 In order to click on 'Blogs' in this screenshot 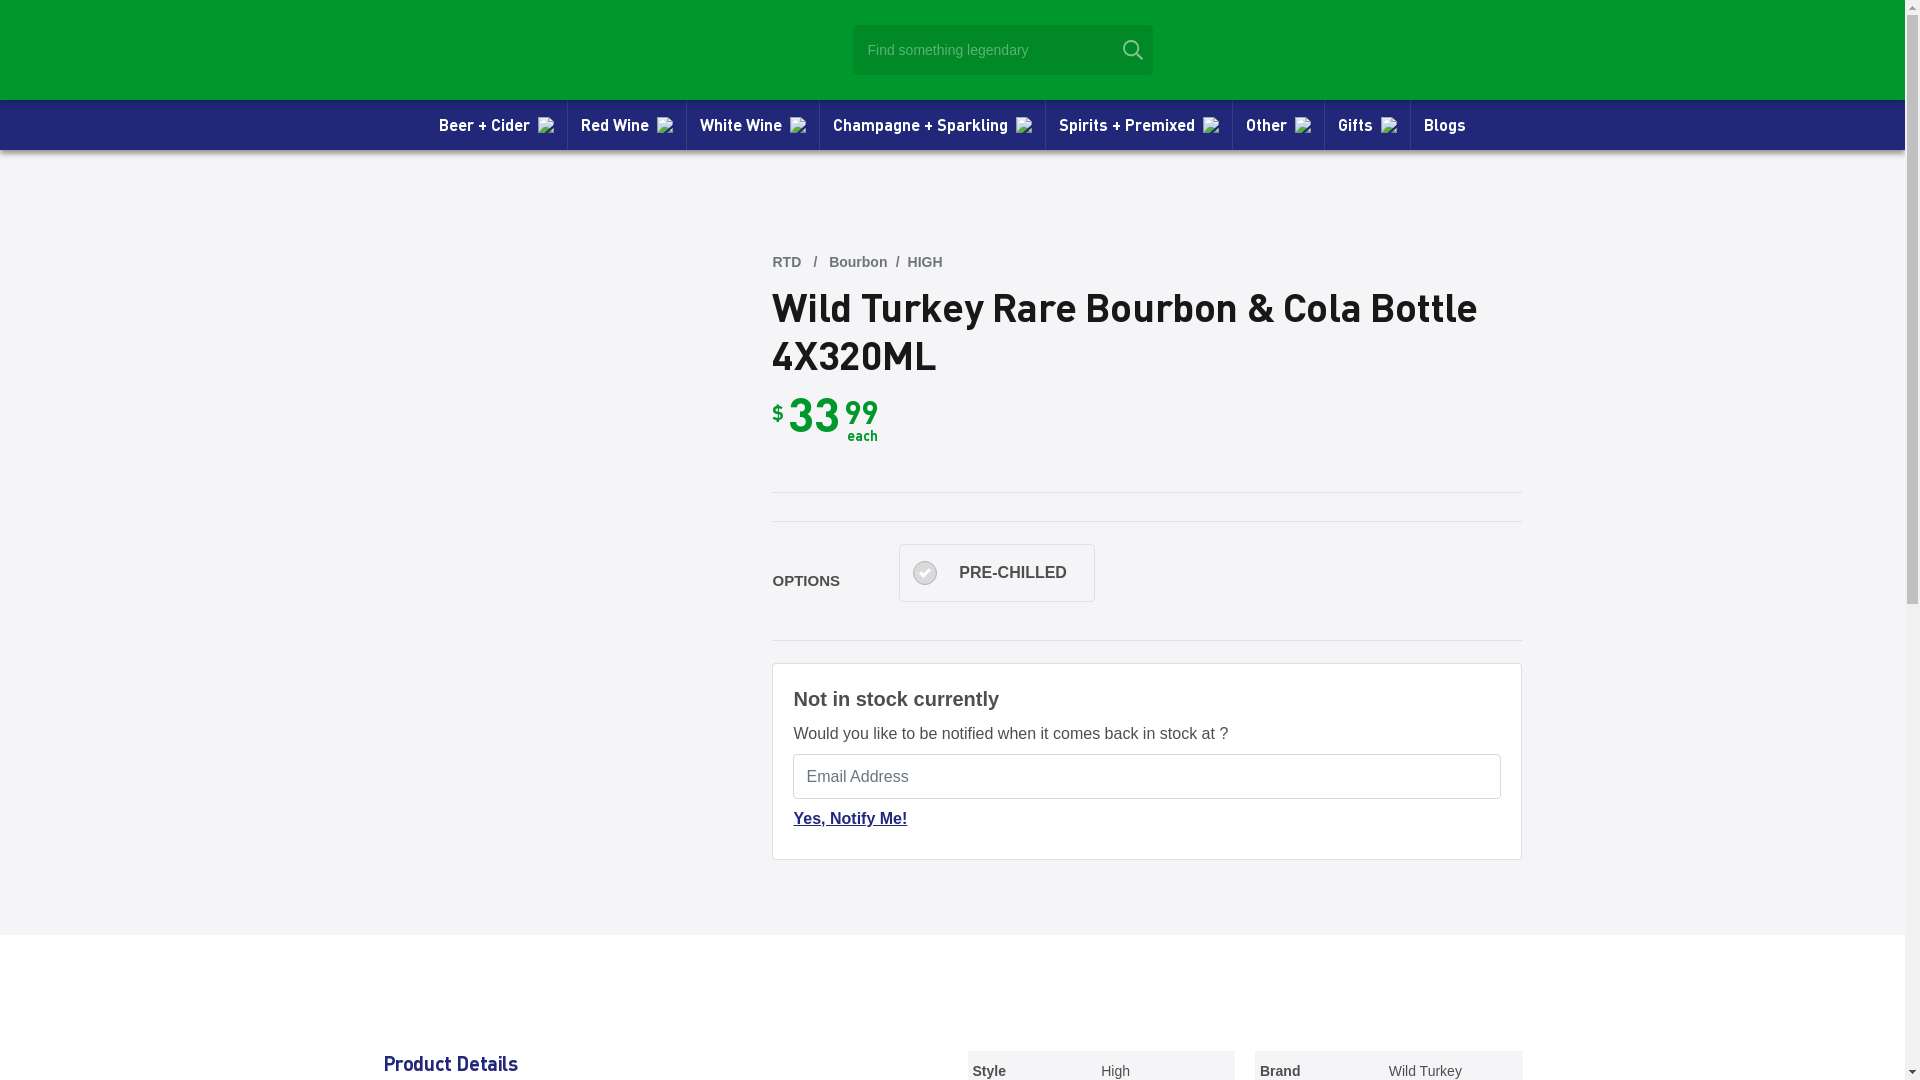, I will do `click(1444, 124)`.